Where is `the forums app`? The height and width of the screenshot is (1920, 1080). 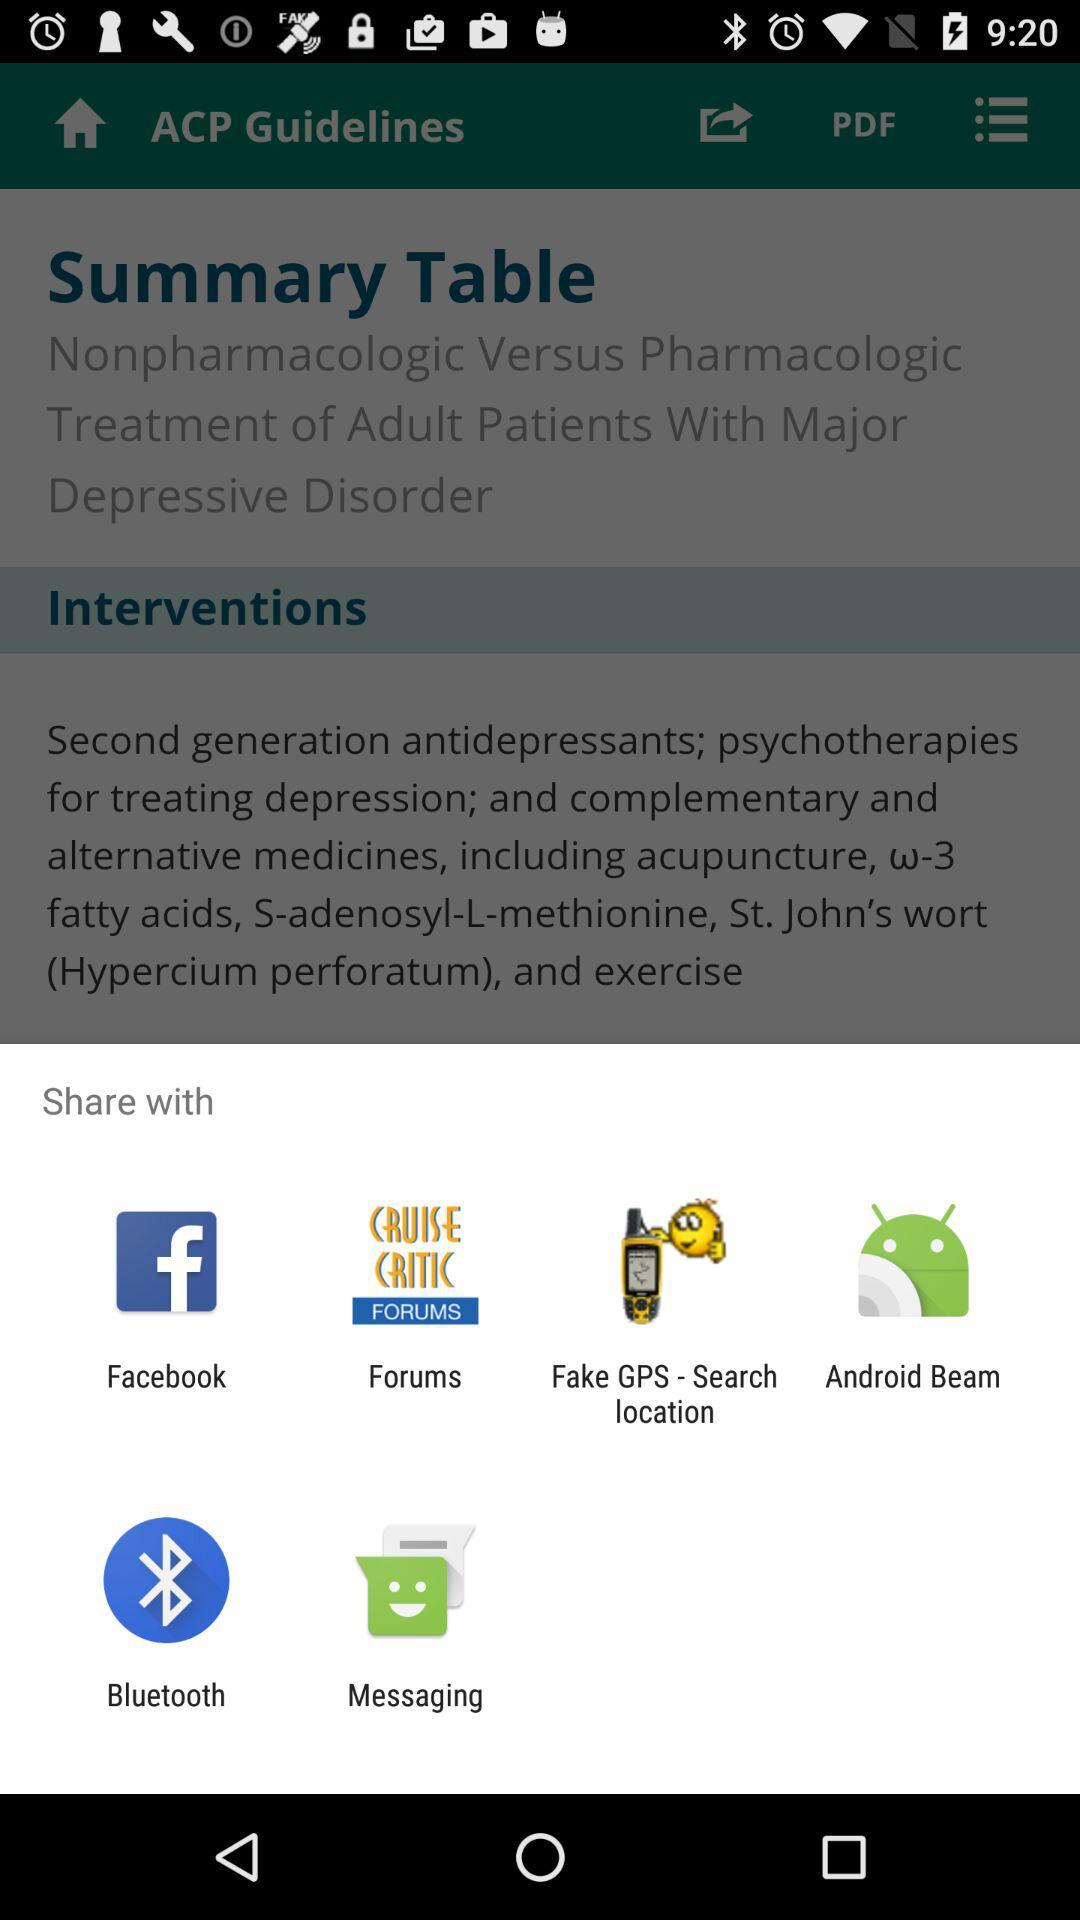 the forums app is located at coordinates (414, 1392).